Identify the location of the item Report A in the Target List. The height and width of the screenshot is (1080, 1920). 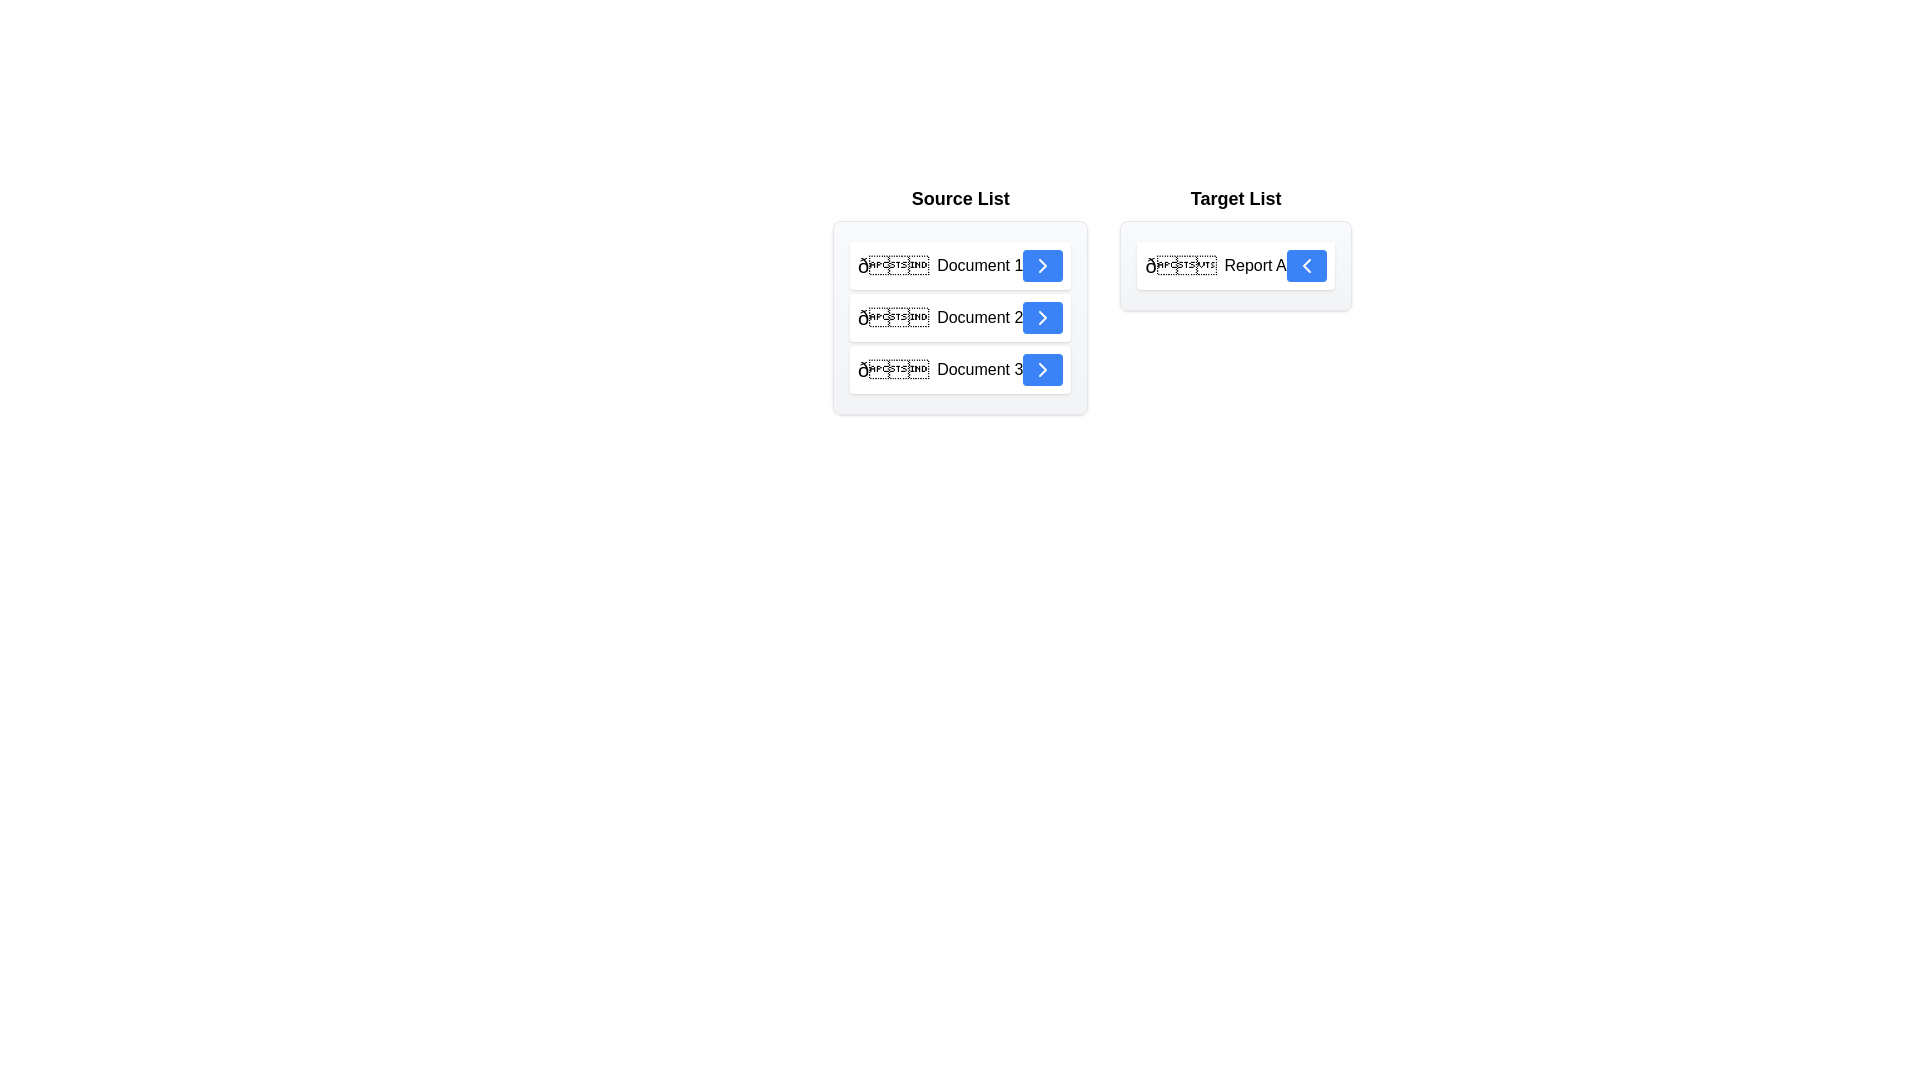
(1235, 265).